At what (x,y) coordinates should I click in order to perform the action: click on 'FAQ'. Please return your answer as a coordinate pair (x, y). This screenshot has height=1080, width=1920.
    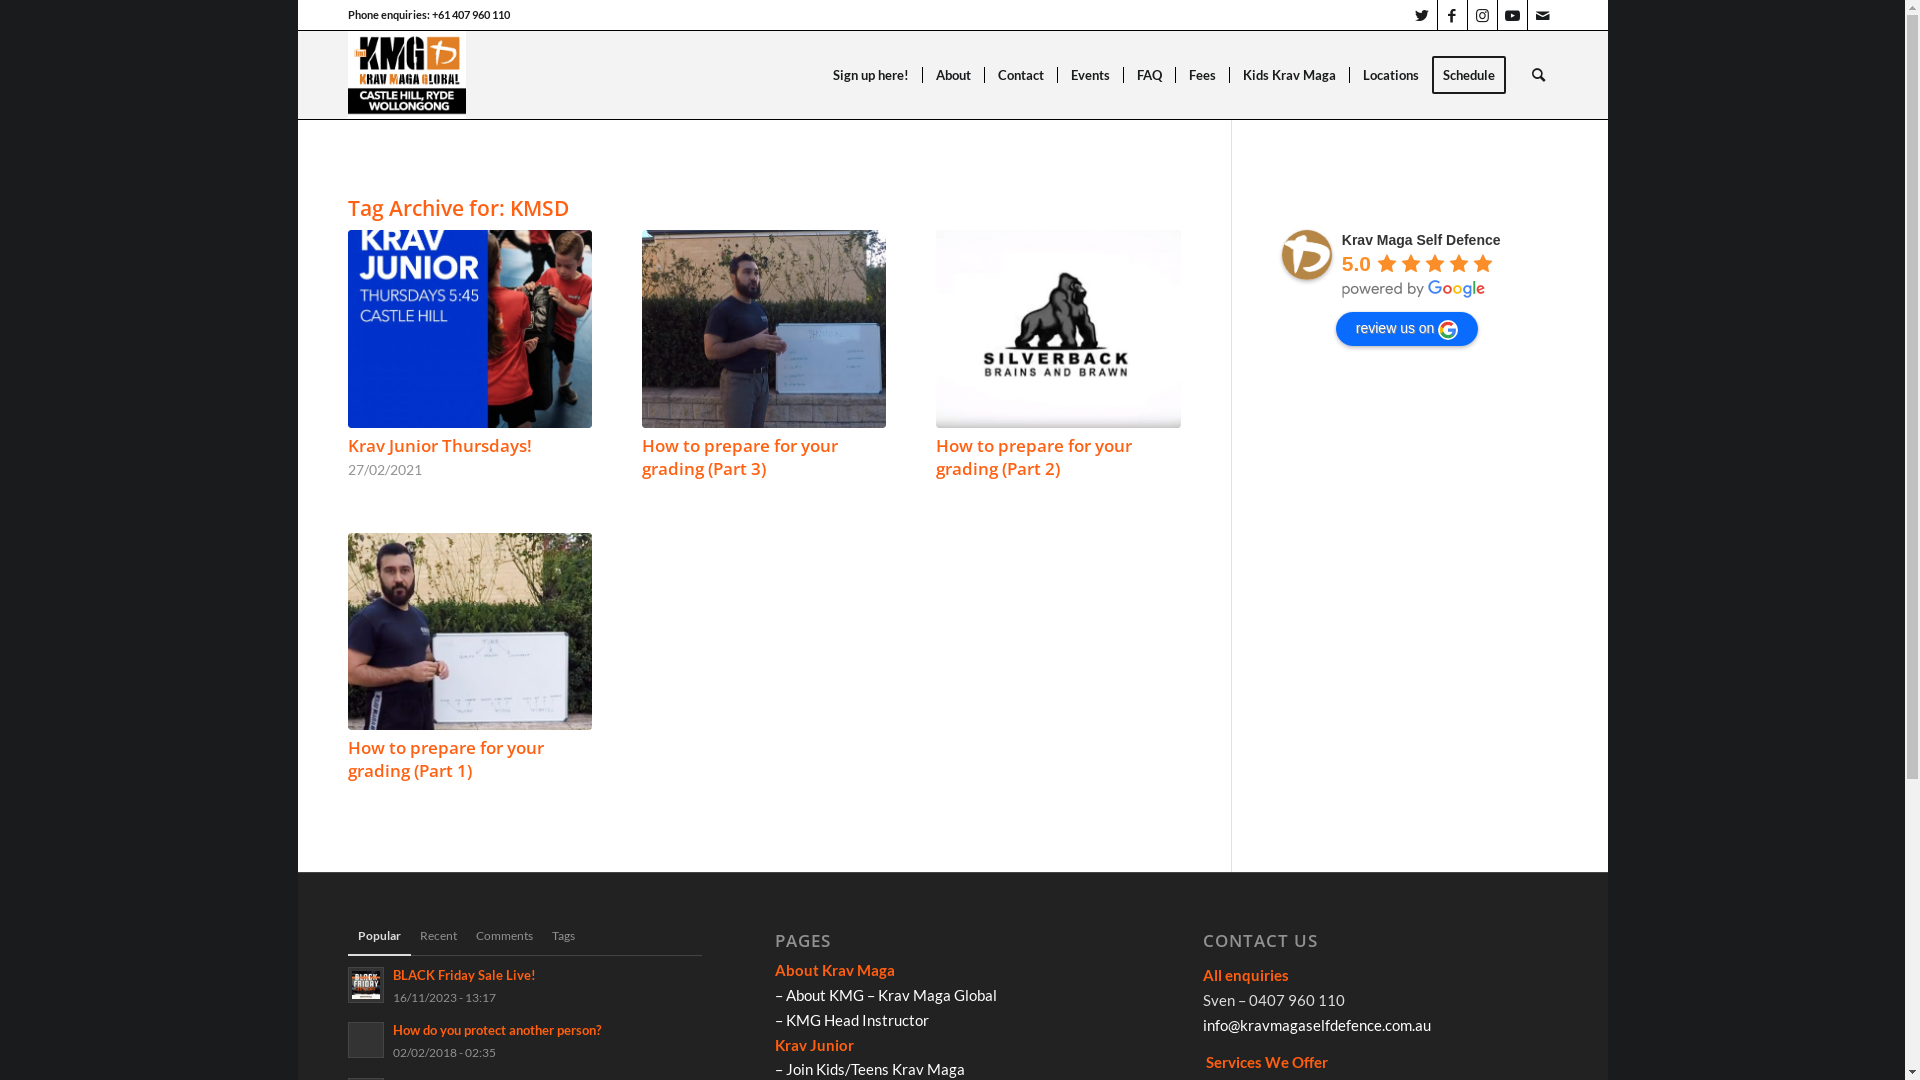
    Looking at the image, I should click on (1147, 73).